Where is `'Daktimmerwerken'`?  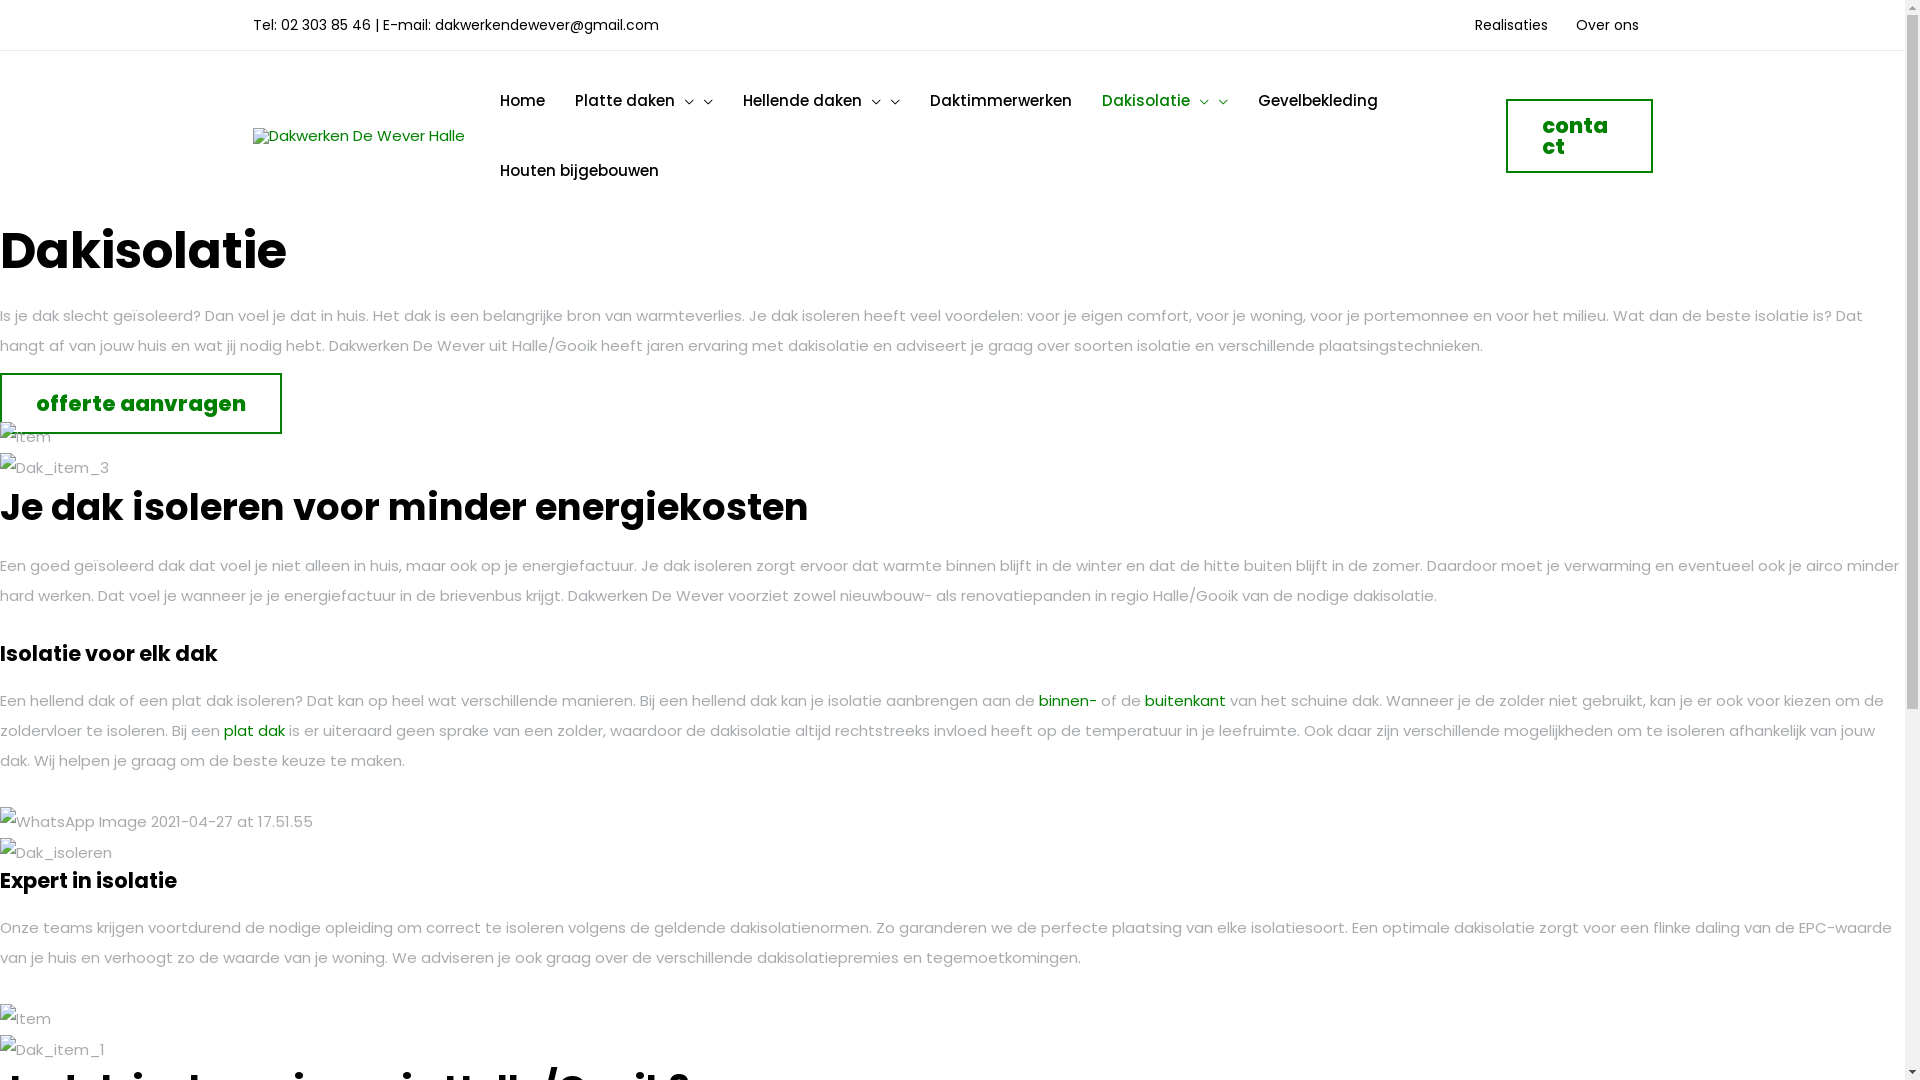 'Daktimmerwerken' is located at coordinates (999, 100).